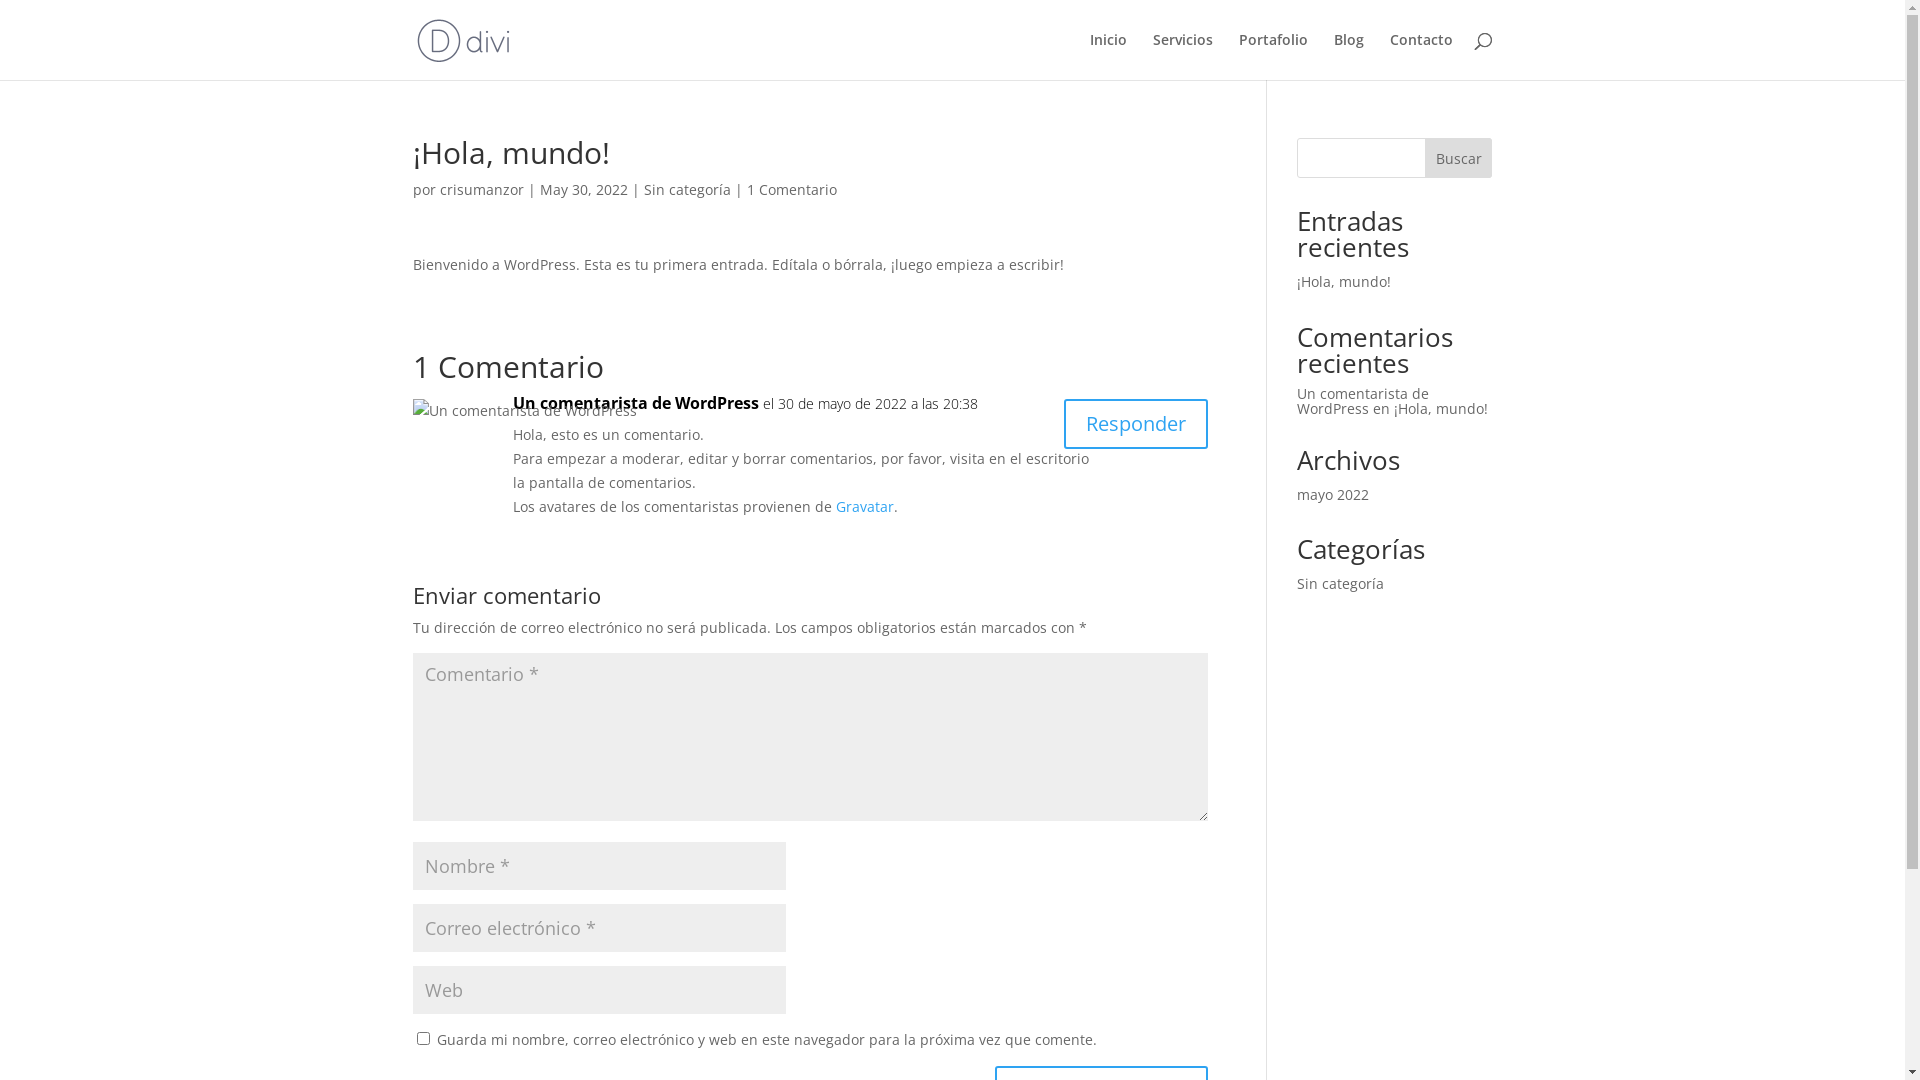  Describe the element at coordinates (481, 189) in the screenshot. I see `'crisumanzor'` at that location.